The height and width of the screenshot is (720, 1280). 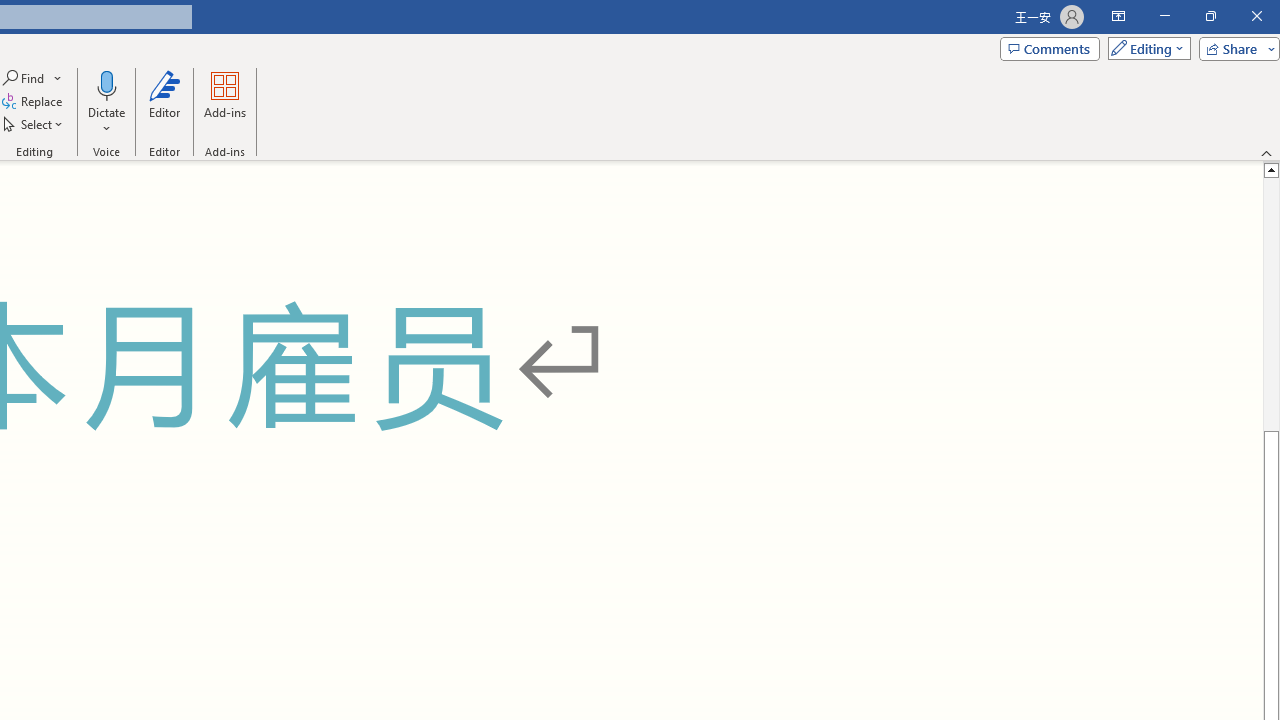 I want to click on 'Restore Down', so click(x=1209, y=16).